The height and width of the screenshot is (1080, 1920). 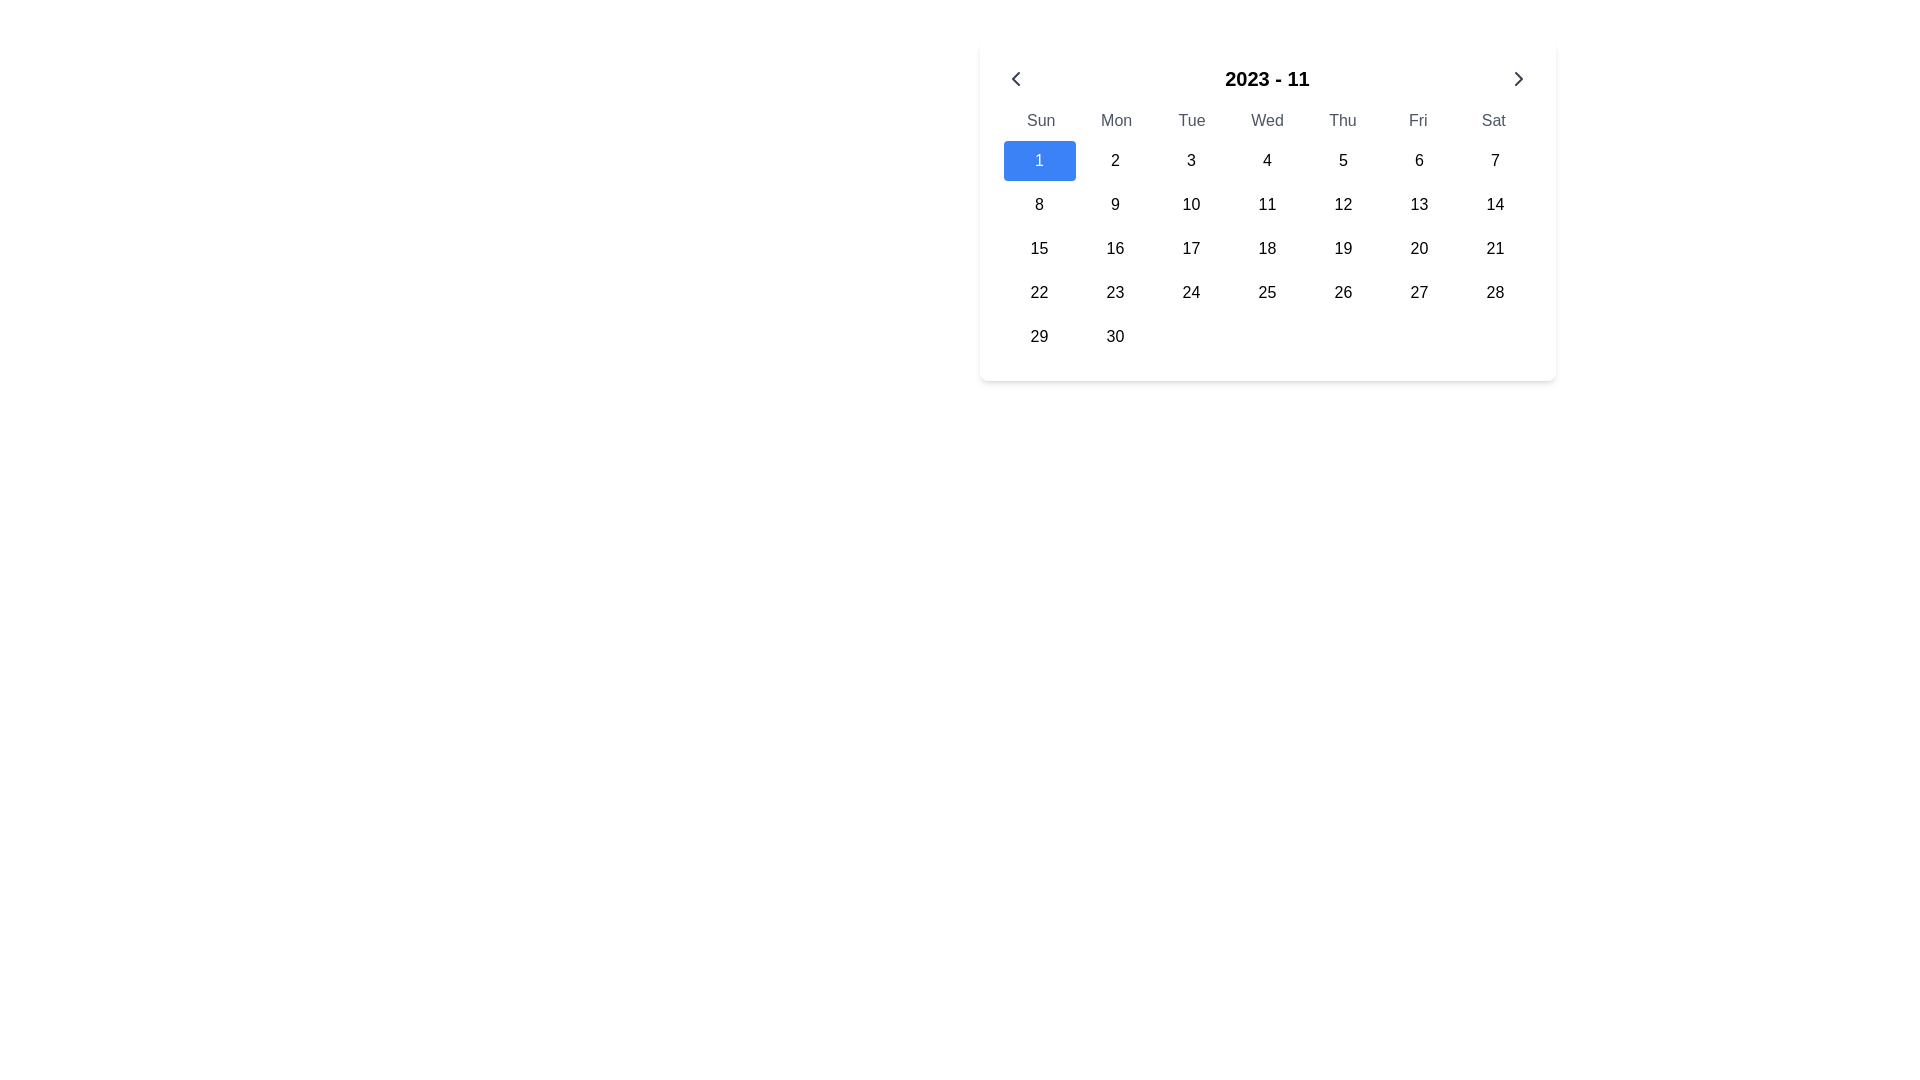 What do you see at coordinates (1417, 120) in the screenshot?
I see `the static text label displaying 'Fri', which is part of a calendar interface, positioned between 'Thu' and 'Sat'` at bounding box center [1417, 120].